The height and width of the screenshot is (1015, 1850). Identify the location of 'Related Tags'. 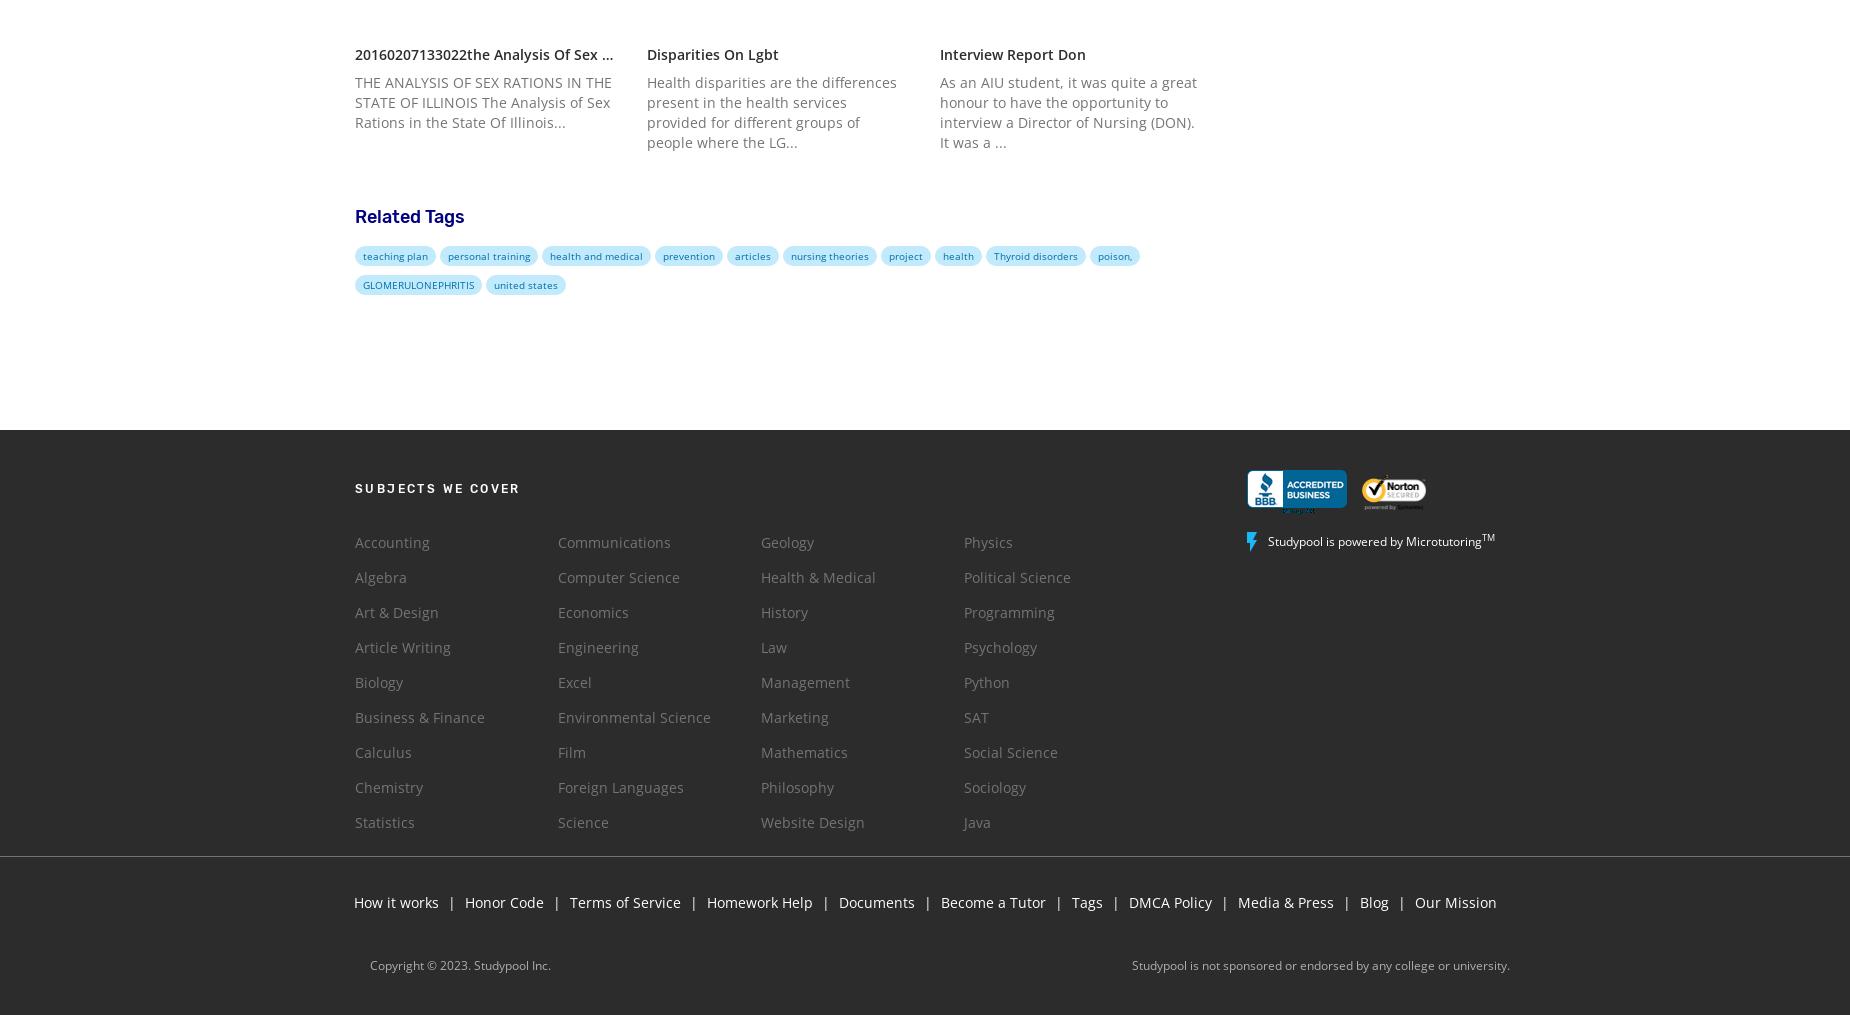
(354, 216).